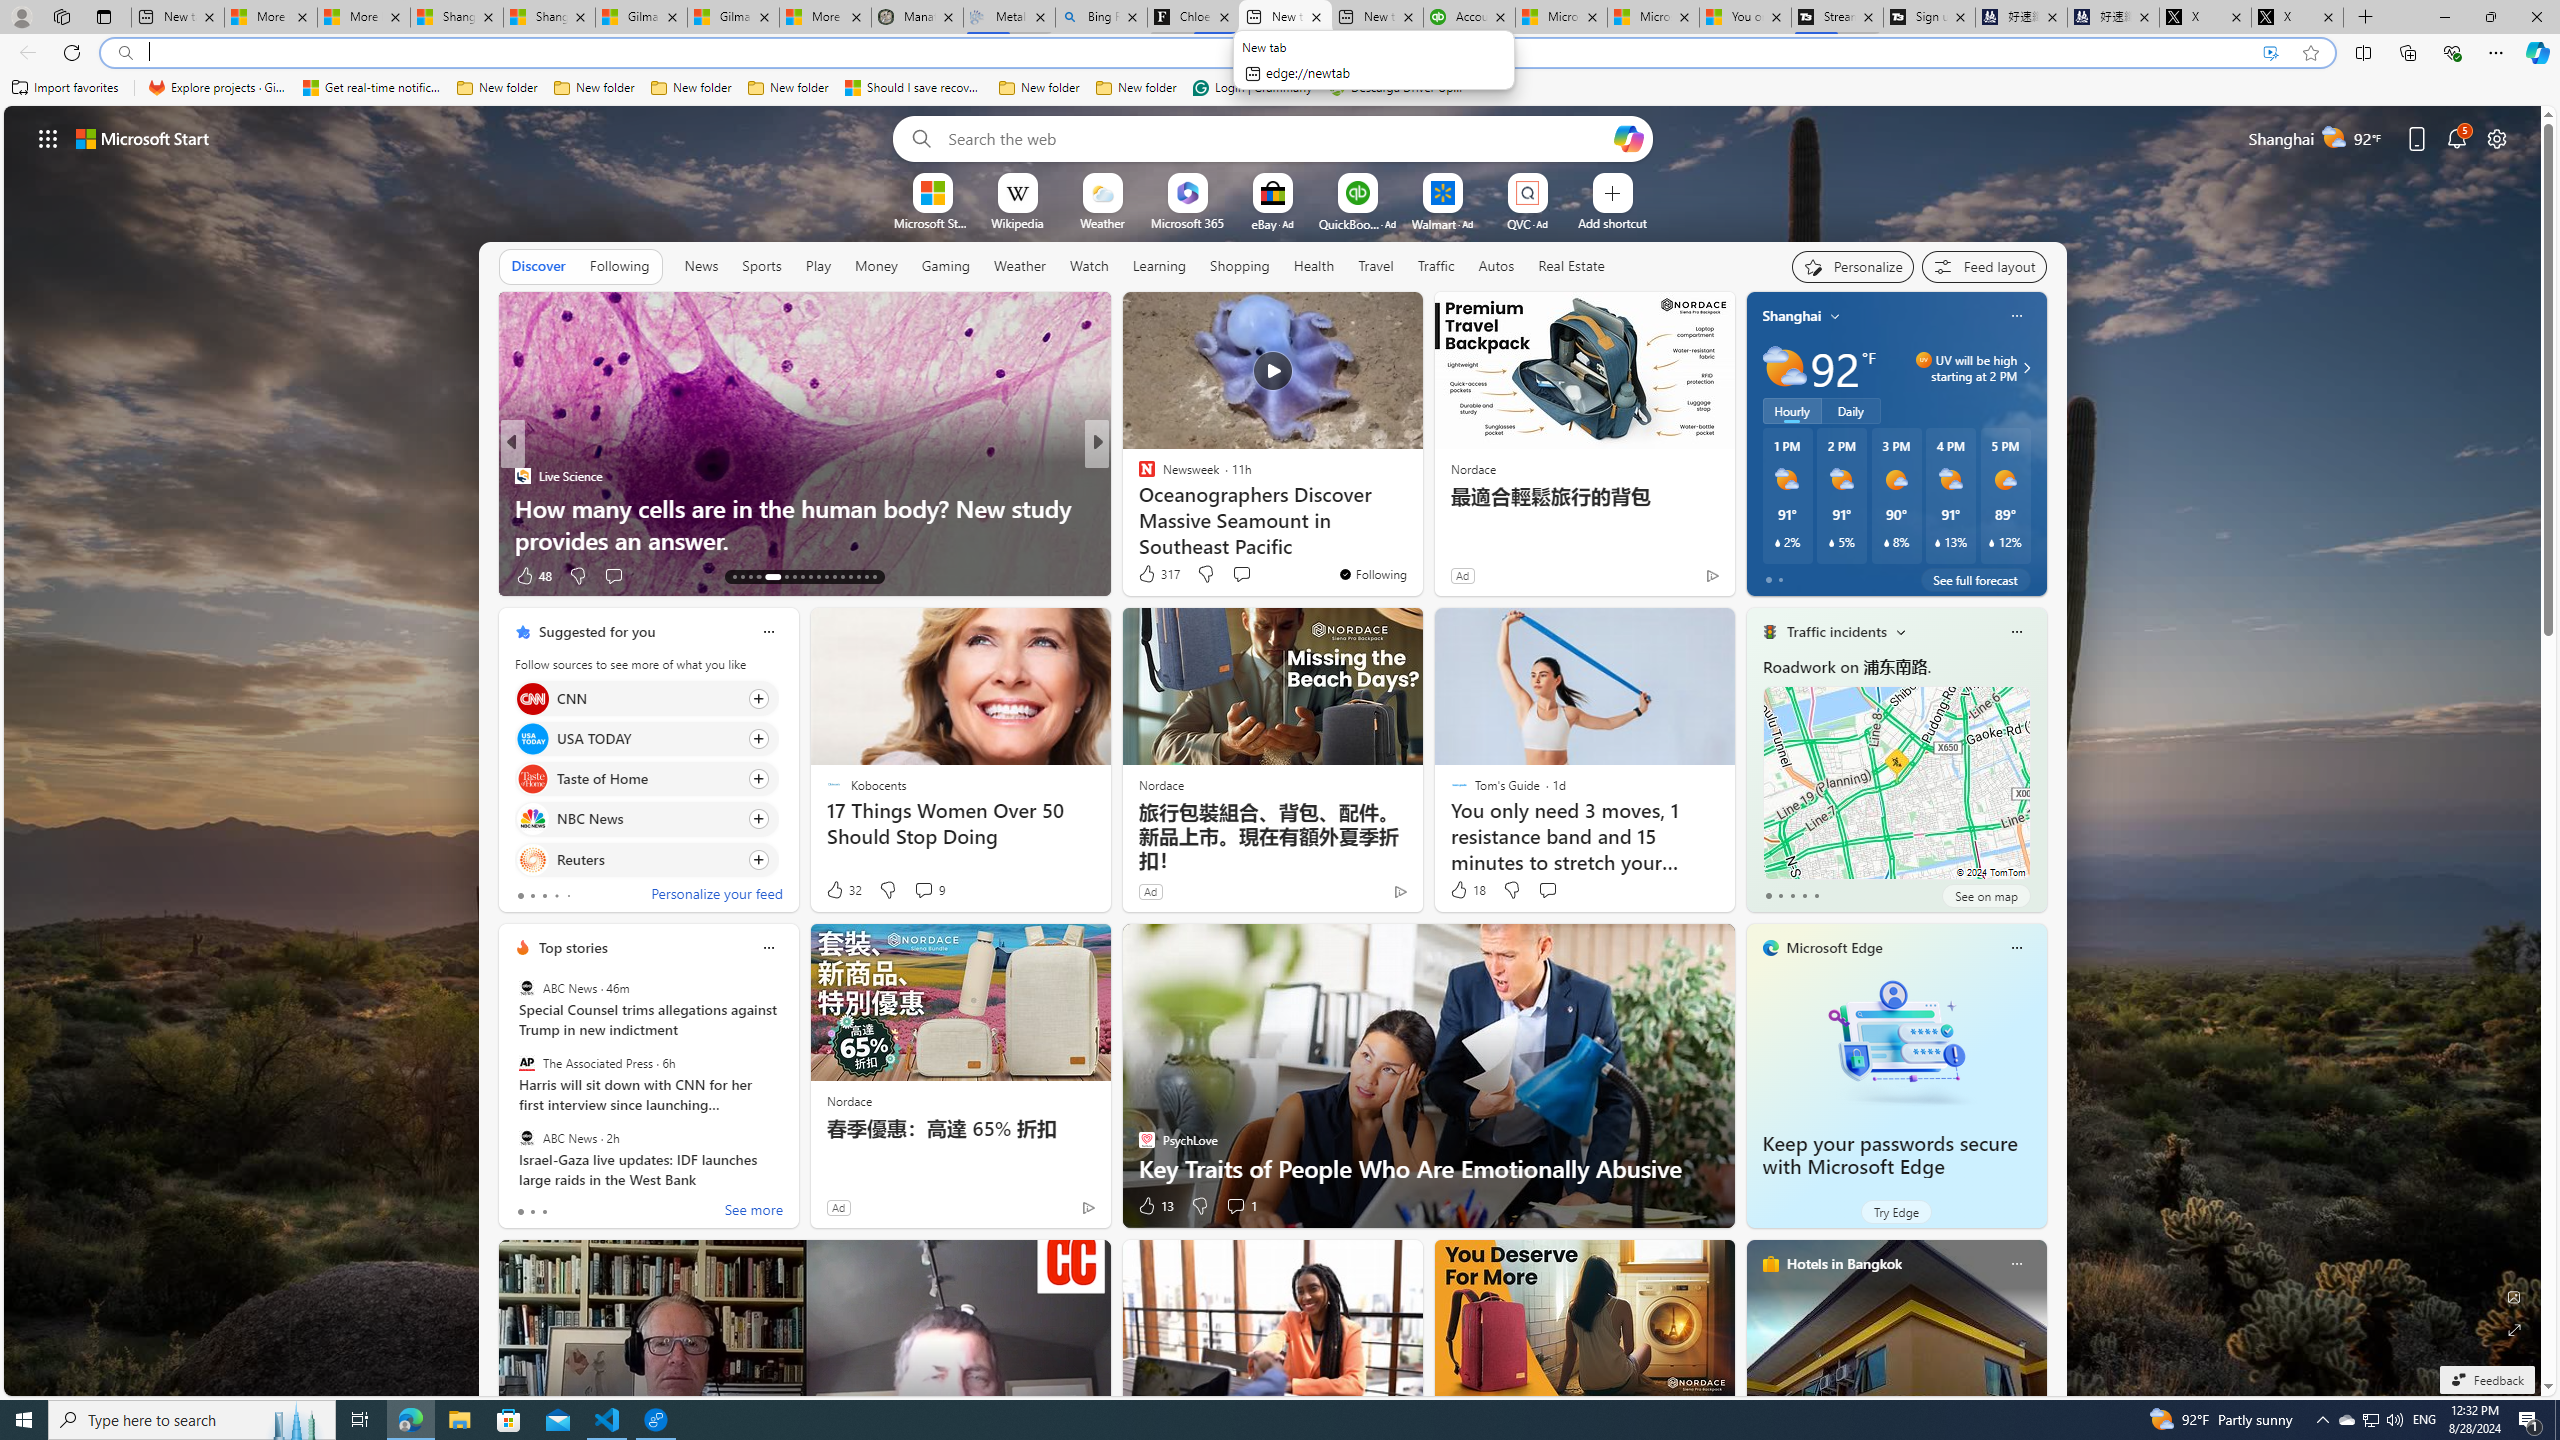 This screenshot has height=1440, width=2560. What do you see at coordinates (816, 264) in the screenshot?
I see `'Play'` at bounding box center [816, 264].